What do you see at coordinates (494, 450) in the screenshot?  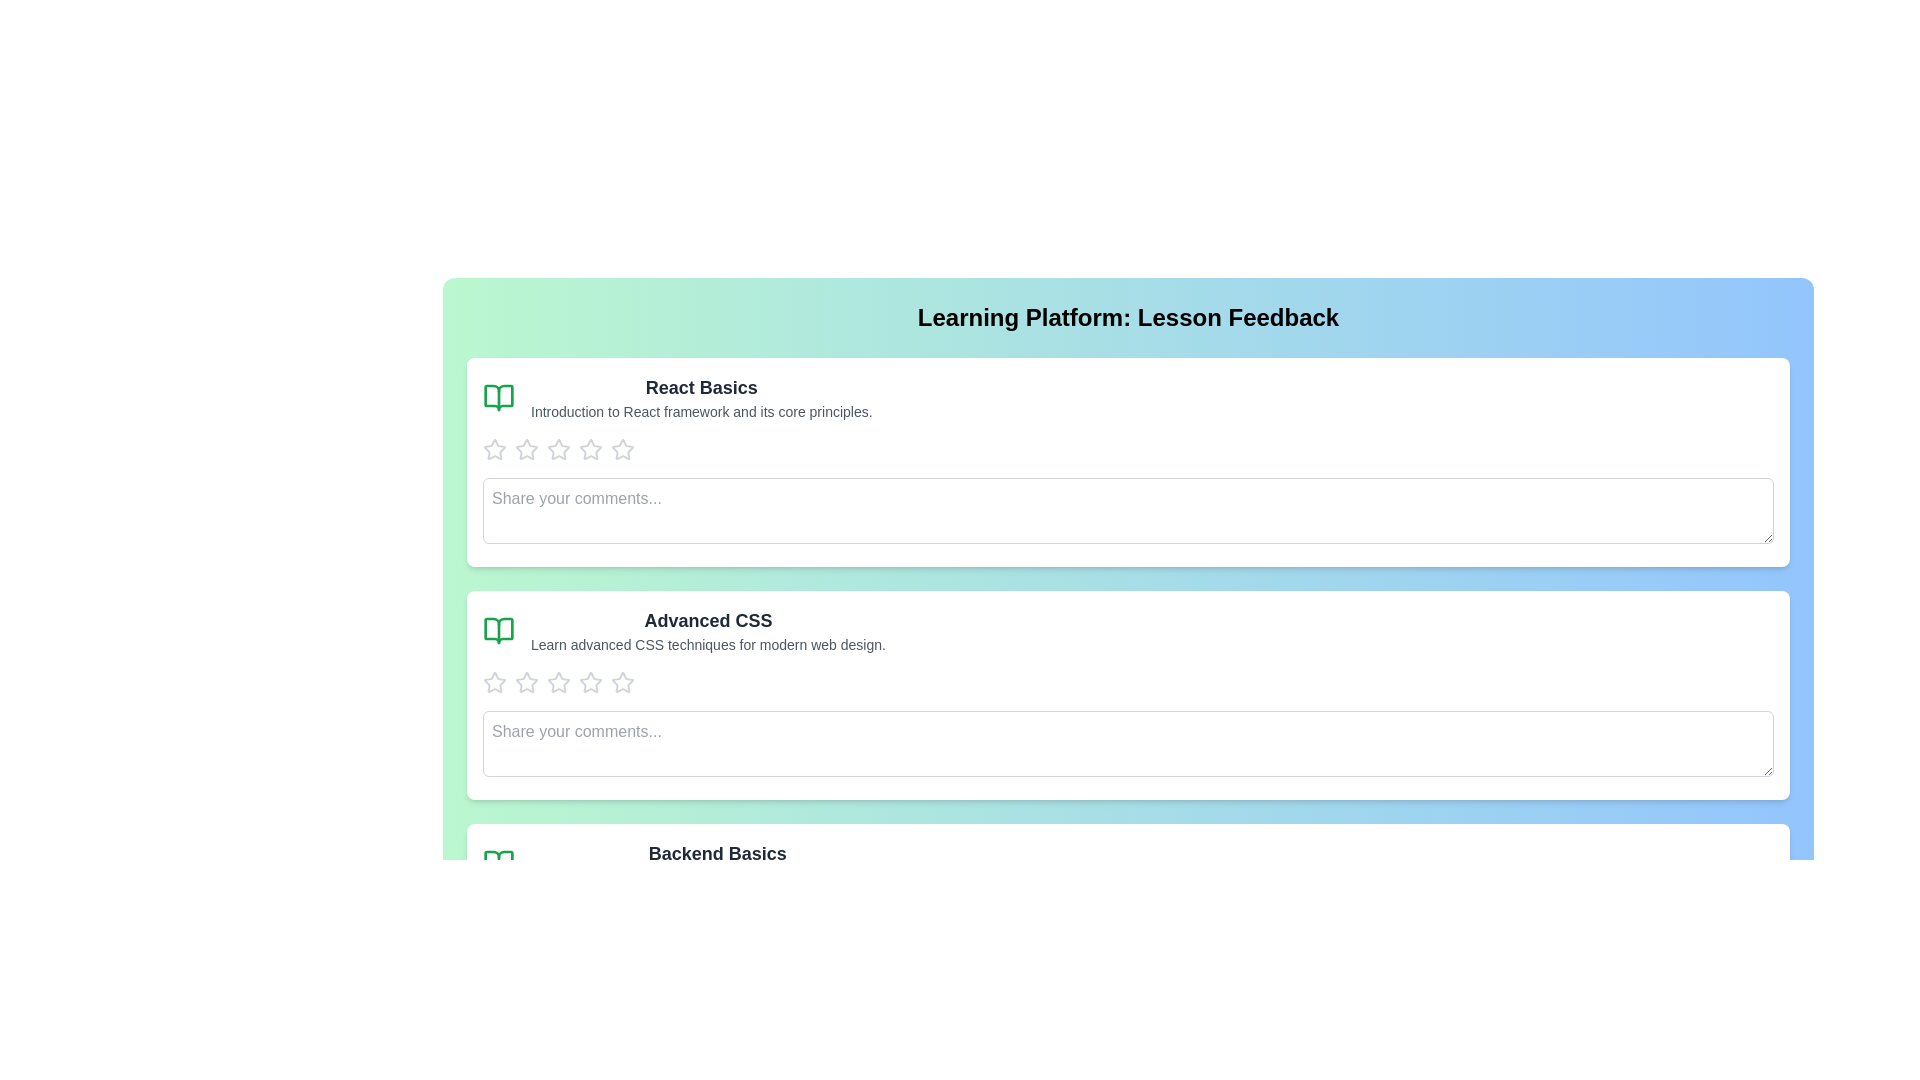 I see `the first star icon in the rating system for the 'React Basics' lesson` at bounding box center [494, 450].